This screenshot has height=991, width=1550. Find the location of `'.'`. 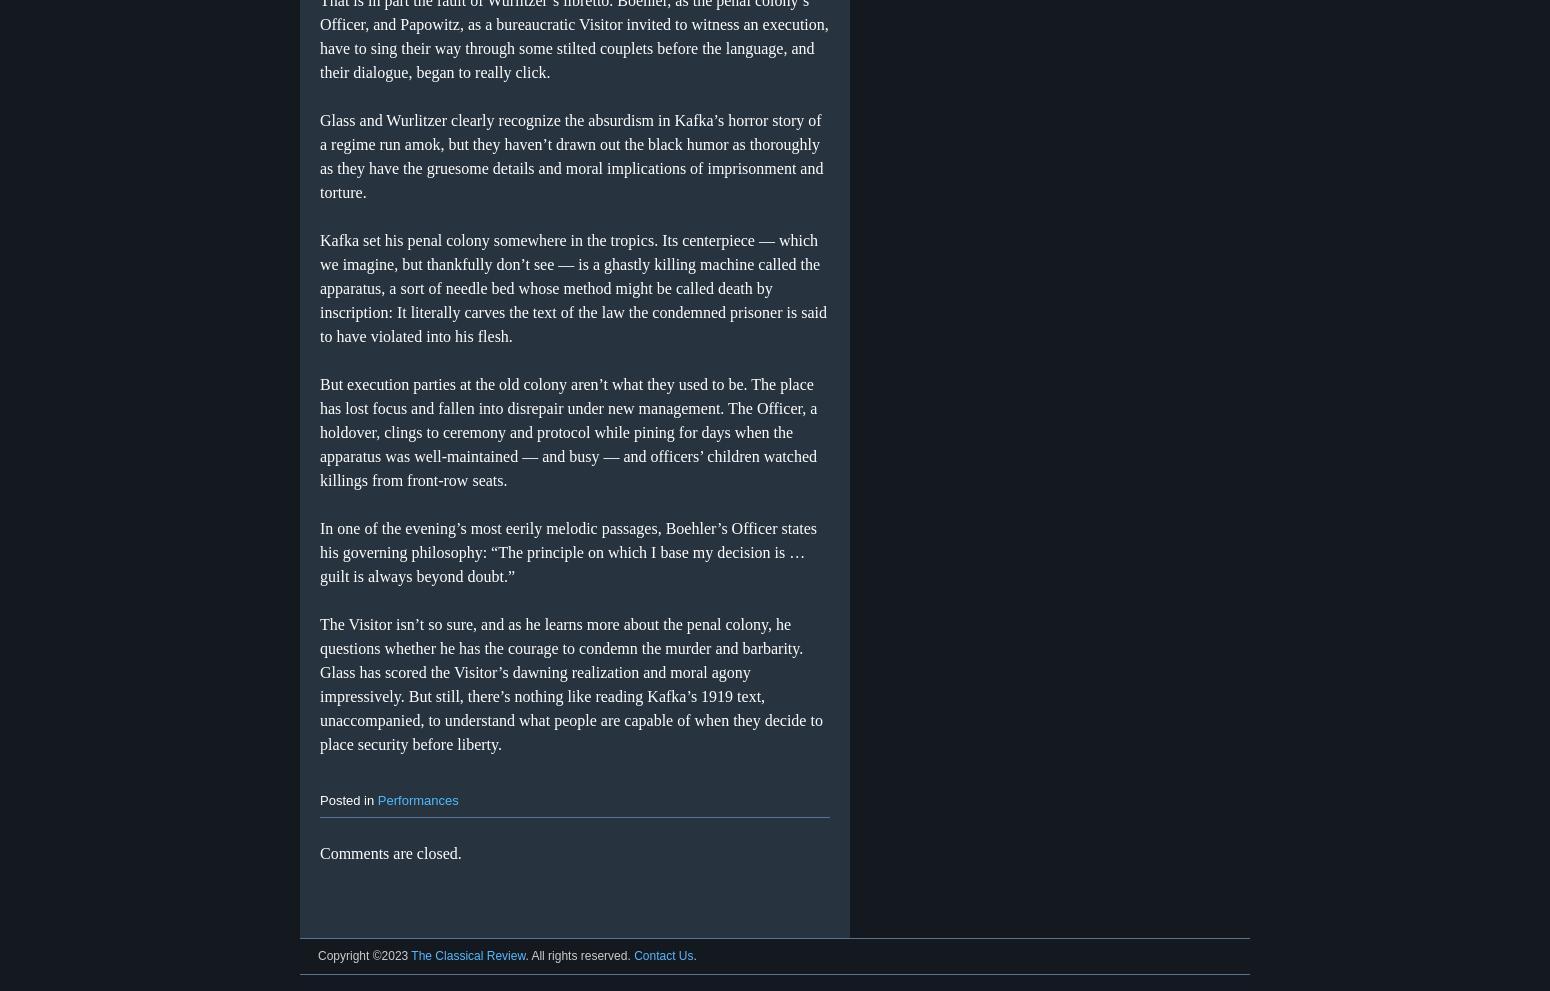

'.' is located at coordinates (693, 956).